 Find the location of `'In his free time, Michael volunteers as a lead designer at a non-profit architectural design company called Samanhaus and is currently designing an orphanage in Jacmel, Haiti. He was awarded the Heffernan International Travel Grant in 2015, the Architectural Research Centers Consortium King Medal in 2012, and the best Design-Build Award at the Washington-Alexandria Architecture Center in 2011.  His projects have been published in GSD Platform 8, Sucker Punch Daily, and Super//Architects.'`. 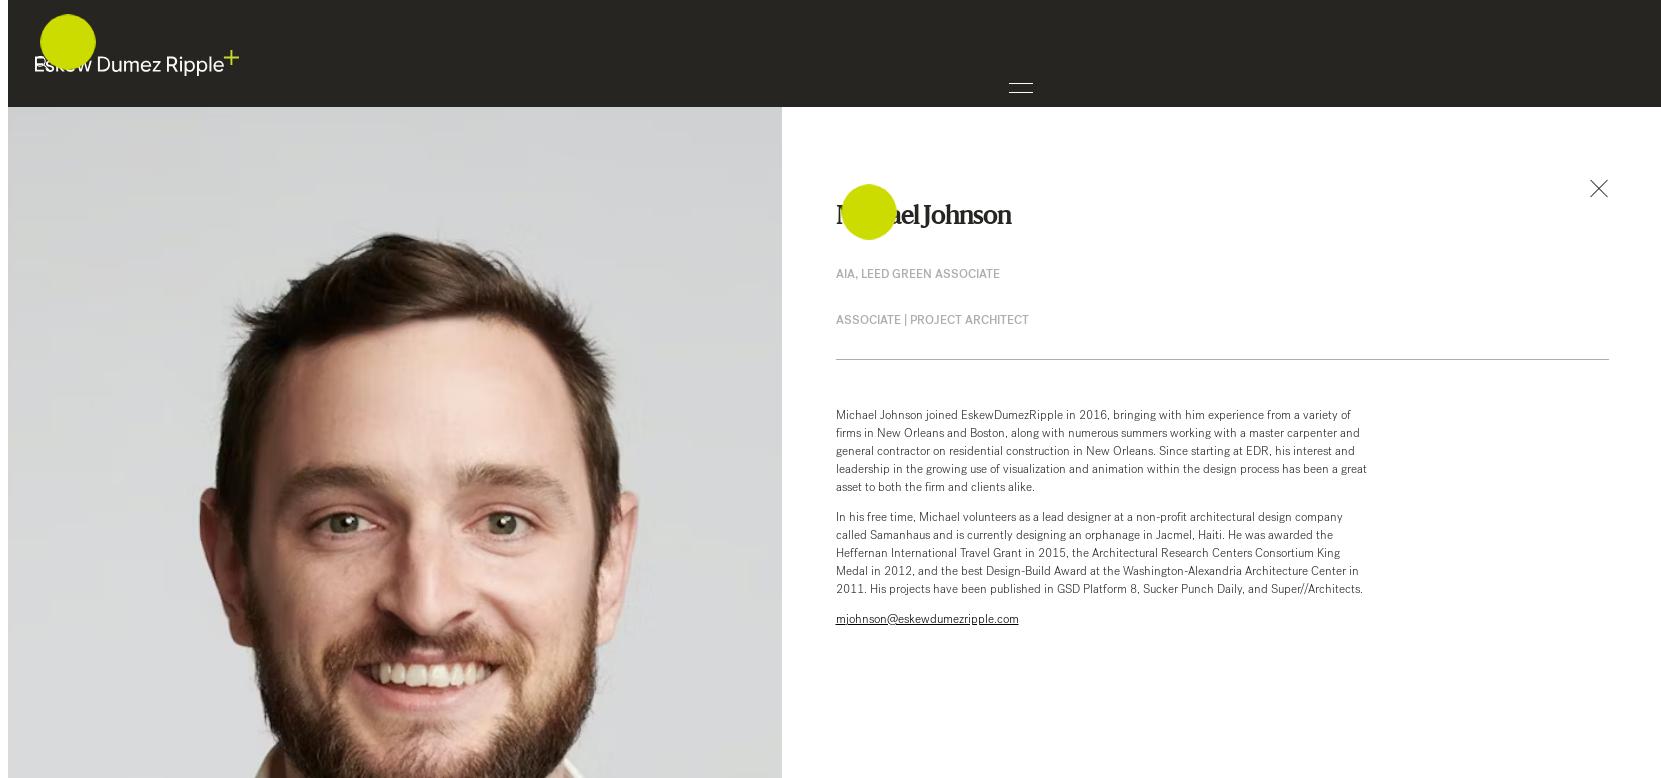

'In his free time, Michael volunteers as a lead designer at a non-profit architectural design company called Samanhaus and is currently designing an orphanage in Jacmel, Haiti. He was awarded the Heffernan International Travel Grant in 2015, the Architectural Research Centers Consortium King Medal in 2012, and the best Design-Build Award at the Washington-Alexandria Architecture Center in 2011.  His projects have been published in GSD Platform 8, Sucker Punch Daily, and Super//Architects.' is located at coordinates (834, 551).